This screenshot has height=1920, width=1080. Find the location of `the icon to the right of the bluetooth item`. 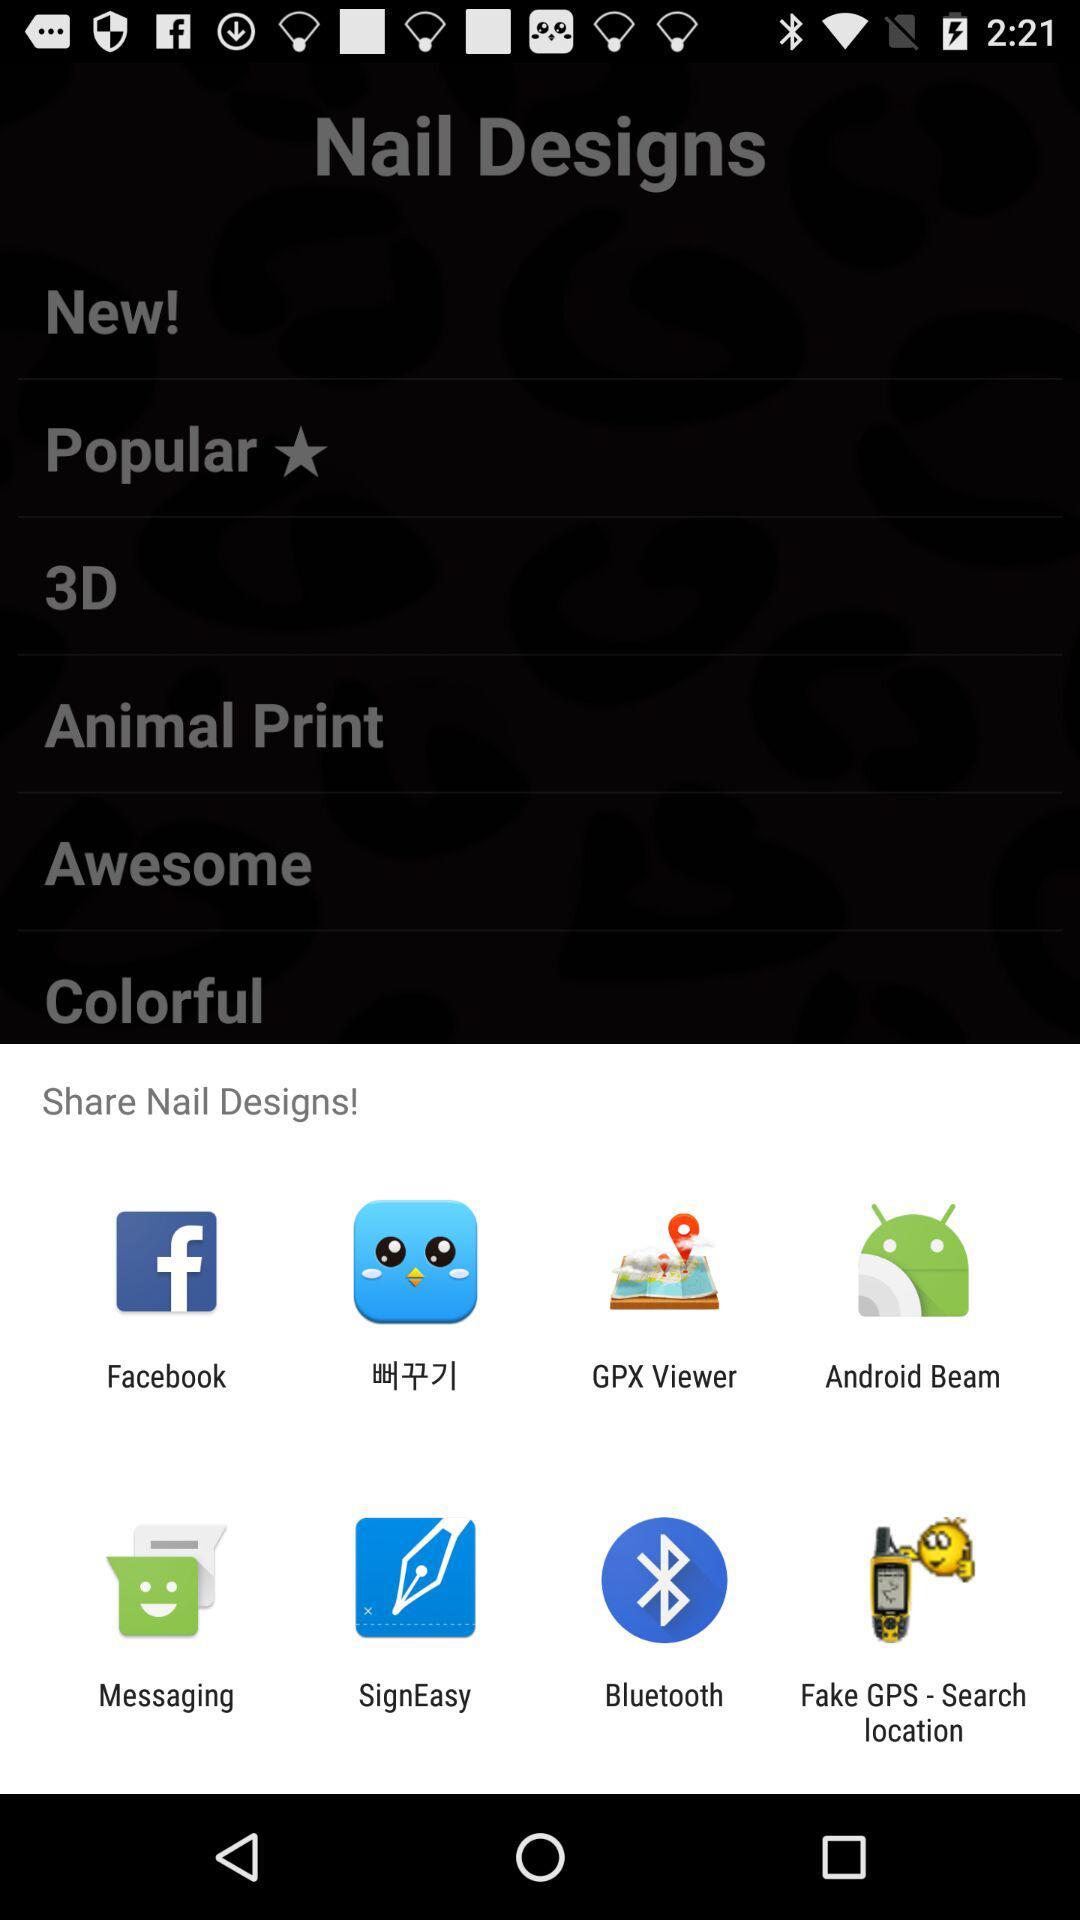

the icon to the right of the bluetooth item is located at coordinates (913, 1711).